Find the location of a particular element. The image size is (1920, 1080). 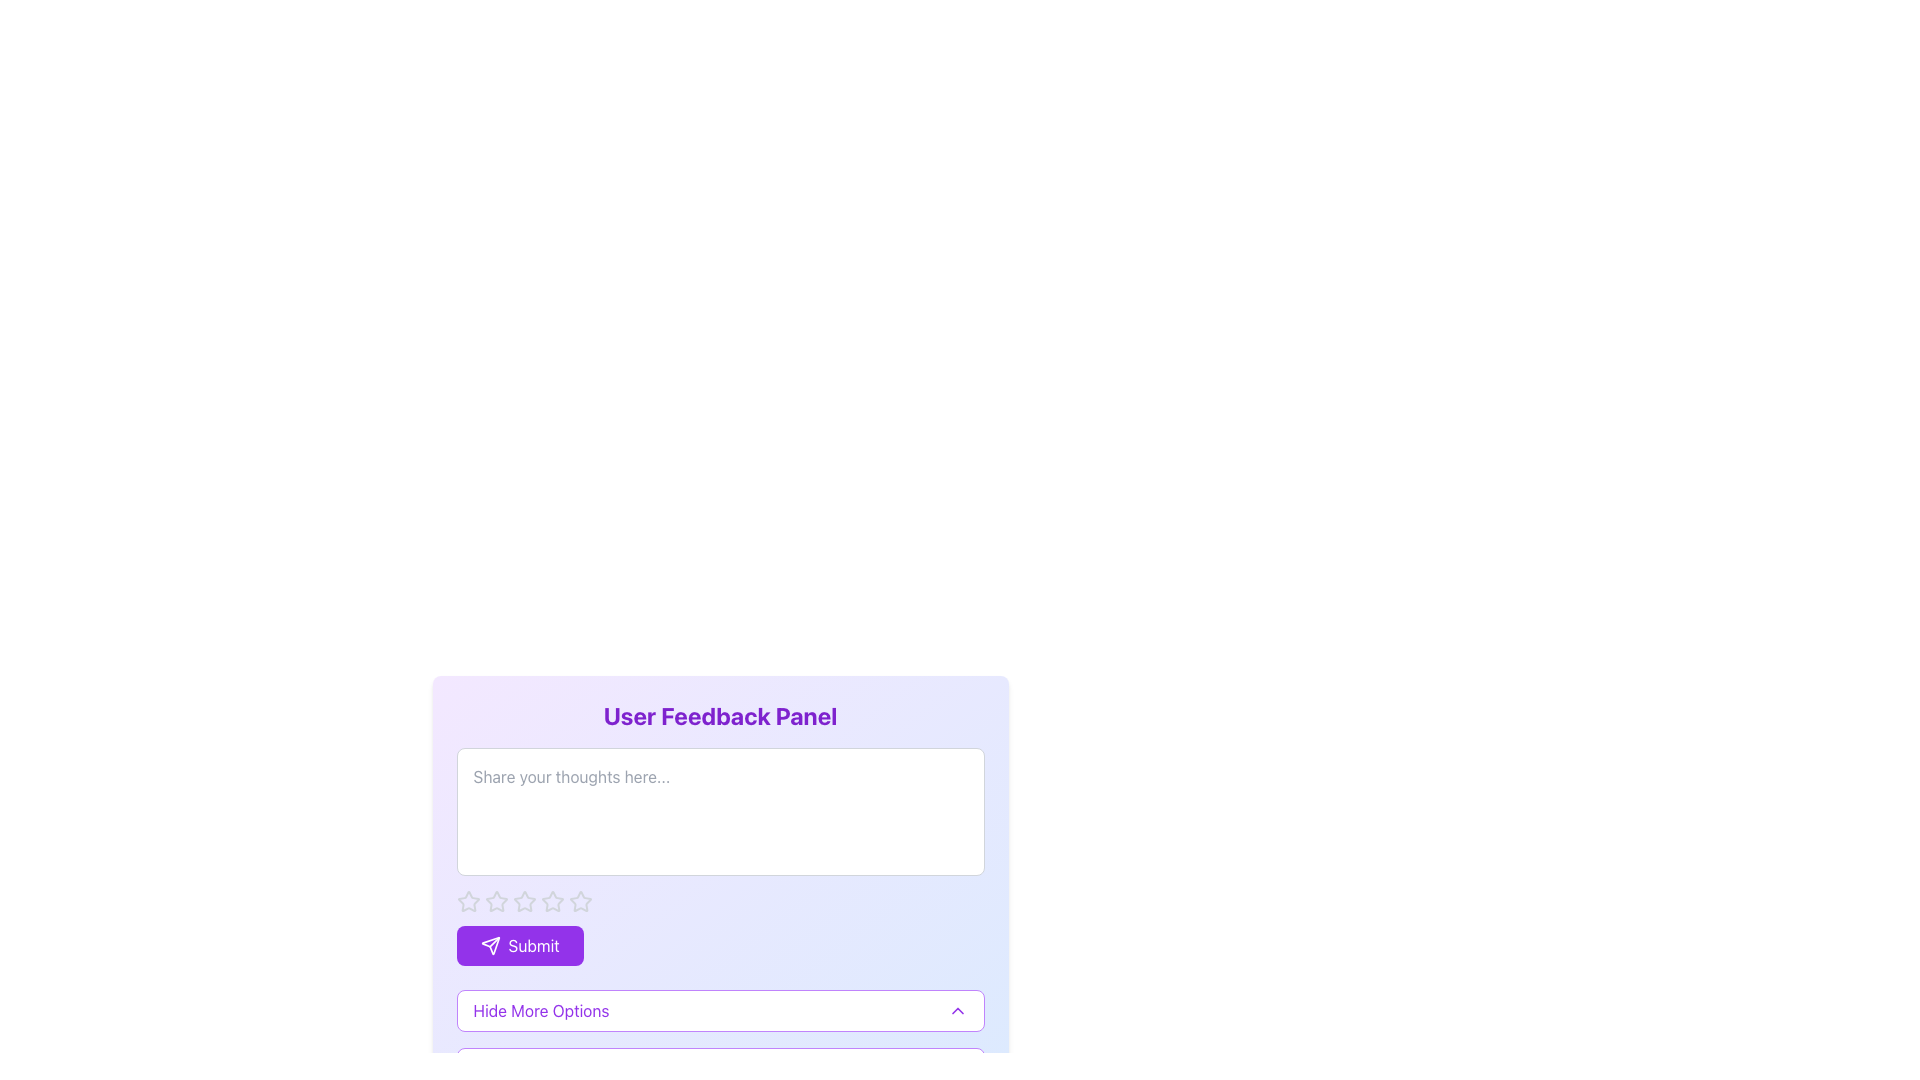

the 'User Feedback Panel' text header, which is prominently displayed in bold, large purple font at the top of the panel layout is located at coordinates (720, 715).